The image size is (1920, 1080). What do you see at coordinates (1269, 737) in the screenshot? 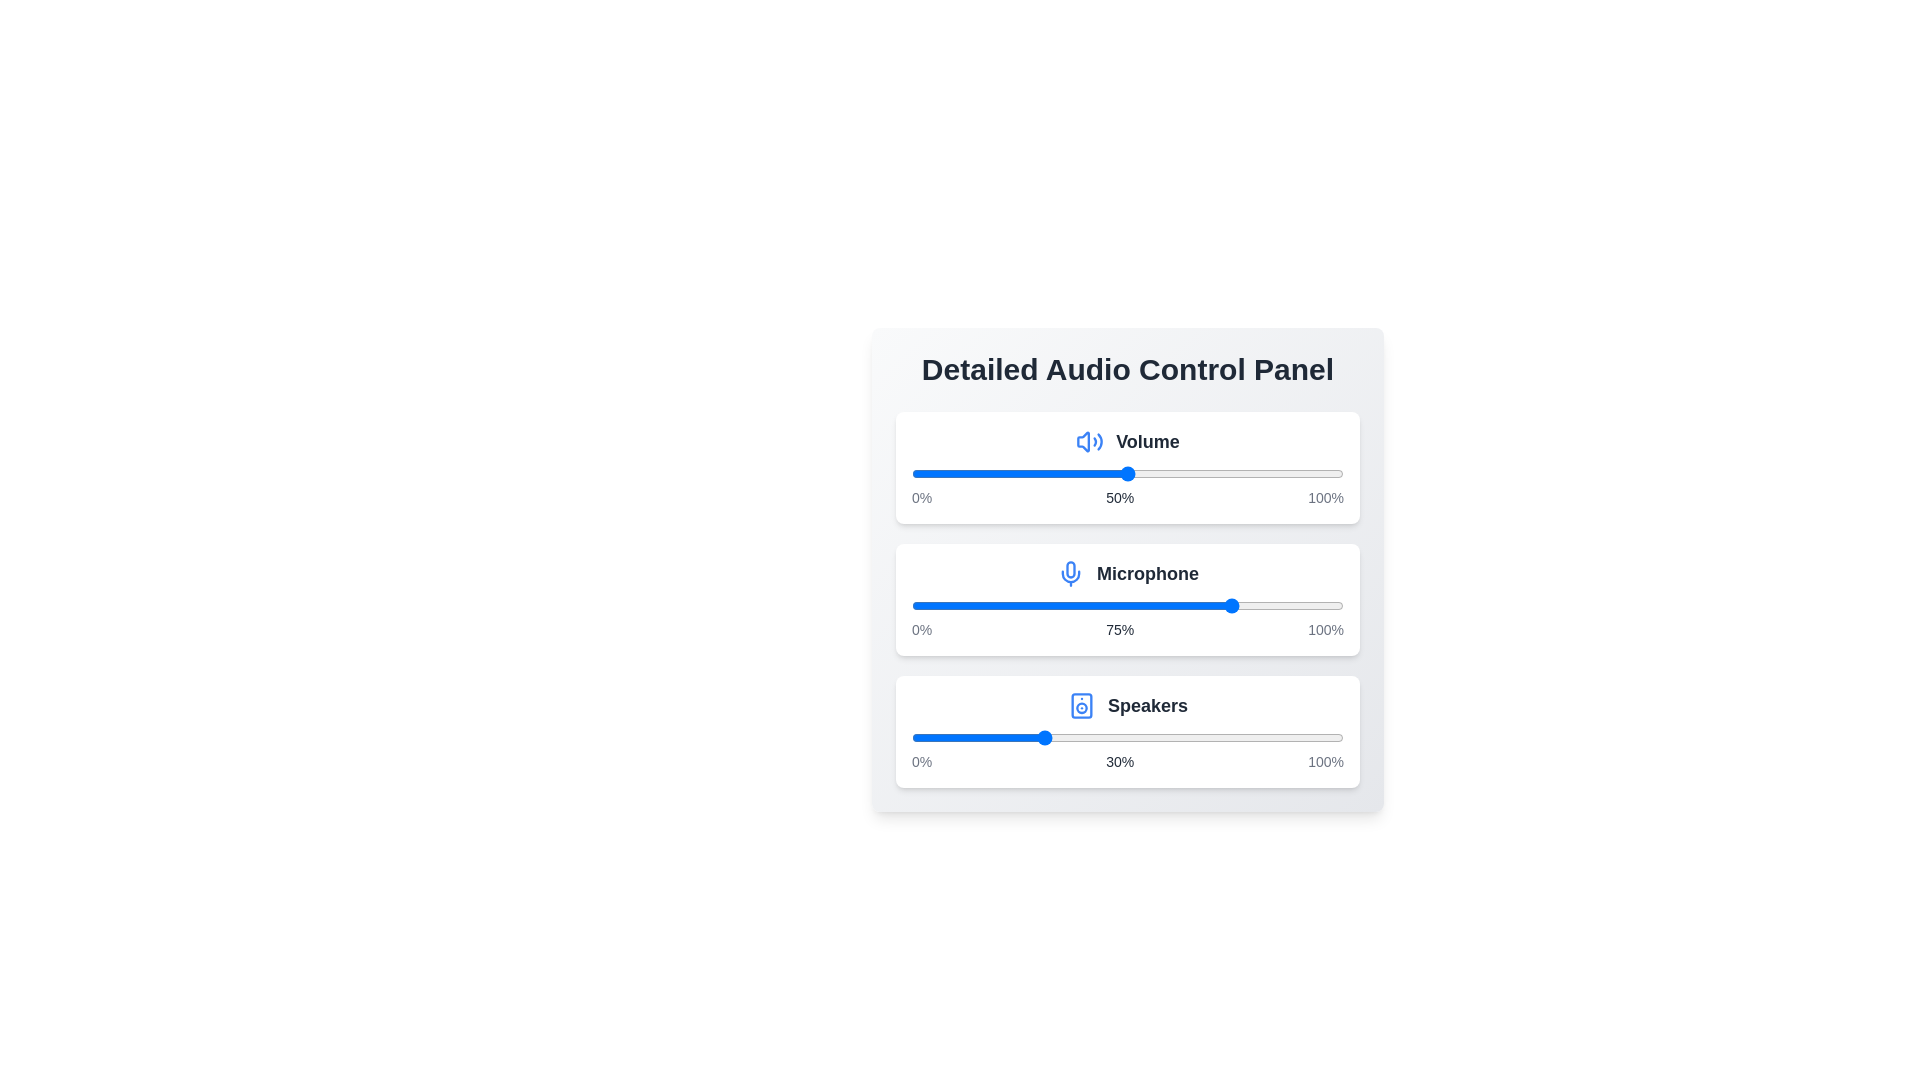
I see `the speaker level to 83% using the slider` at bounding box center [1269, 737].